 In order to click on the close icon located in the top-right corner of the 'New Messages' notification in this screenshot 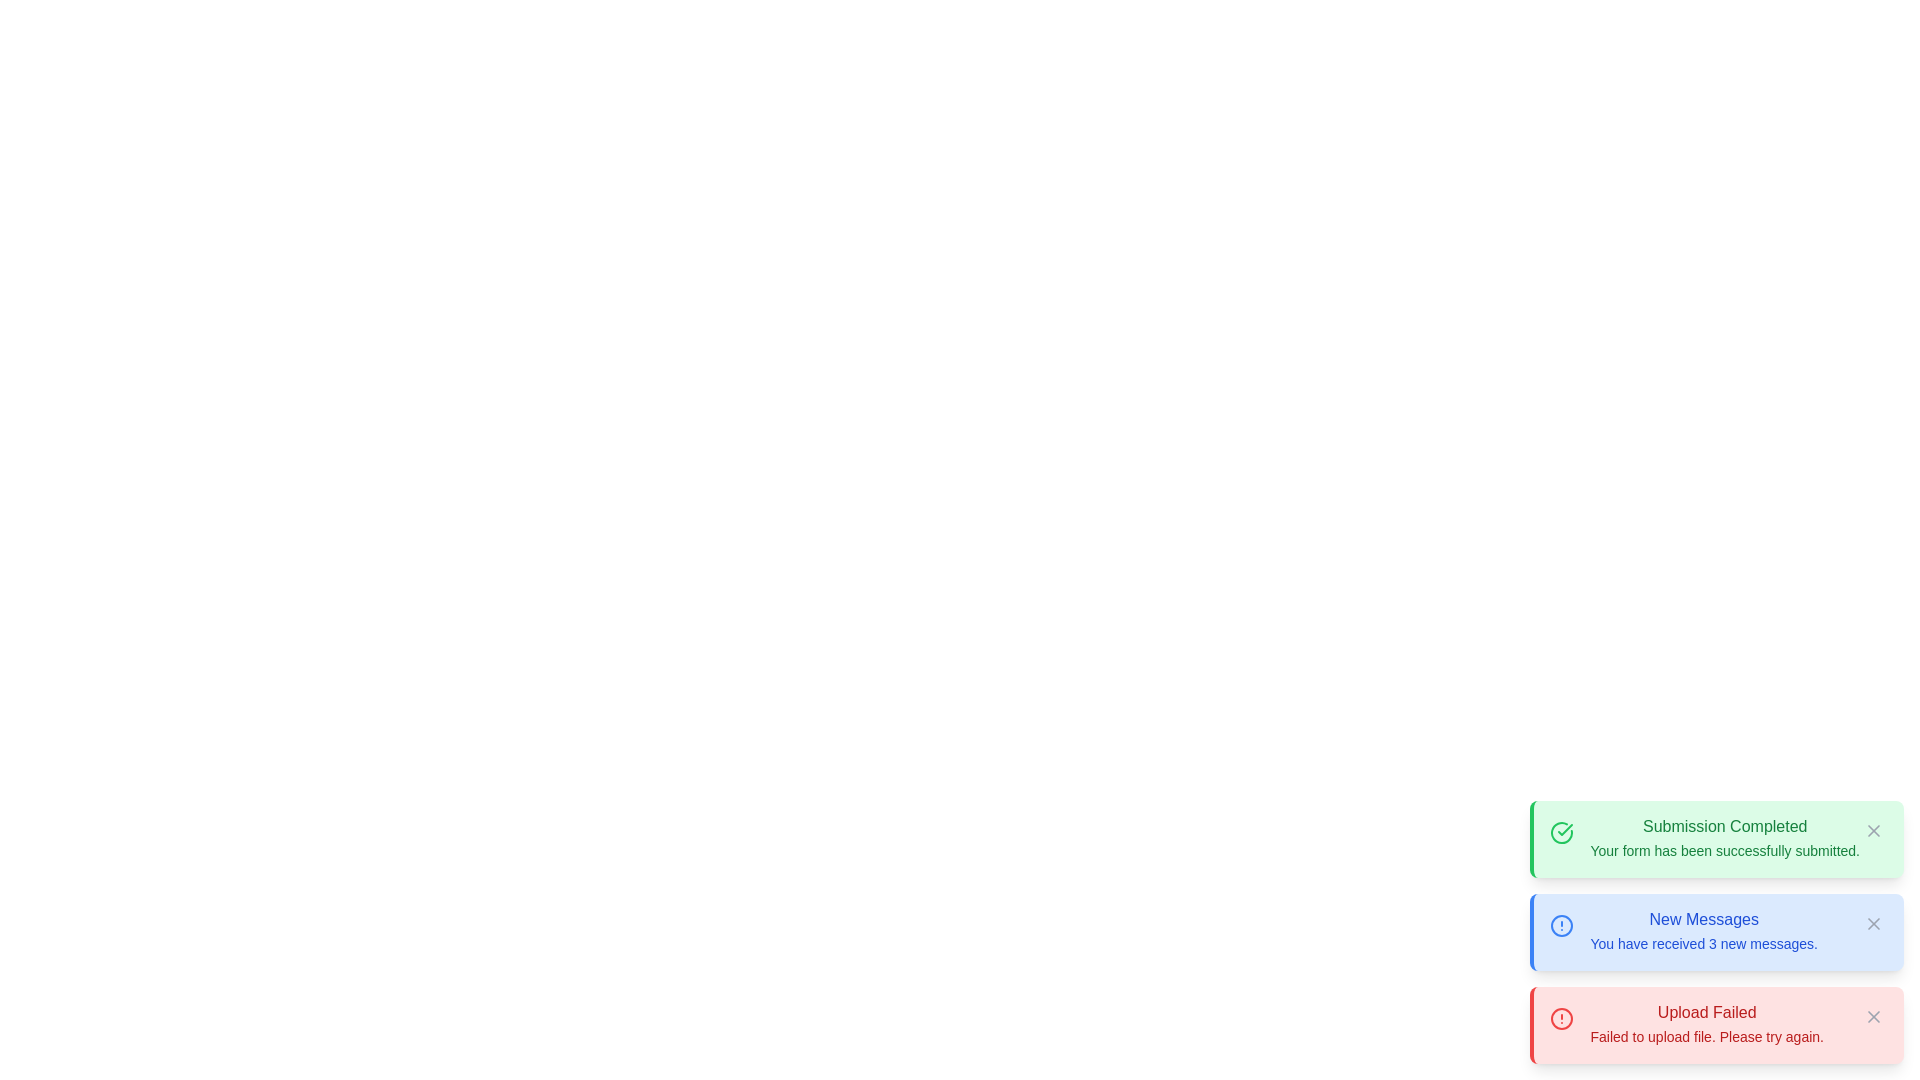, I will do `click(1872, 924)`.